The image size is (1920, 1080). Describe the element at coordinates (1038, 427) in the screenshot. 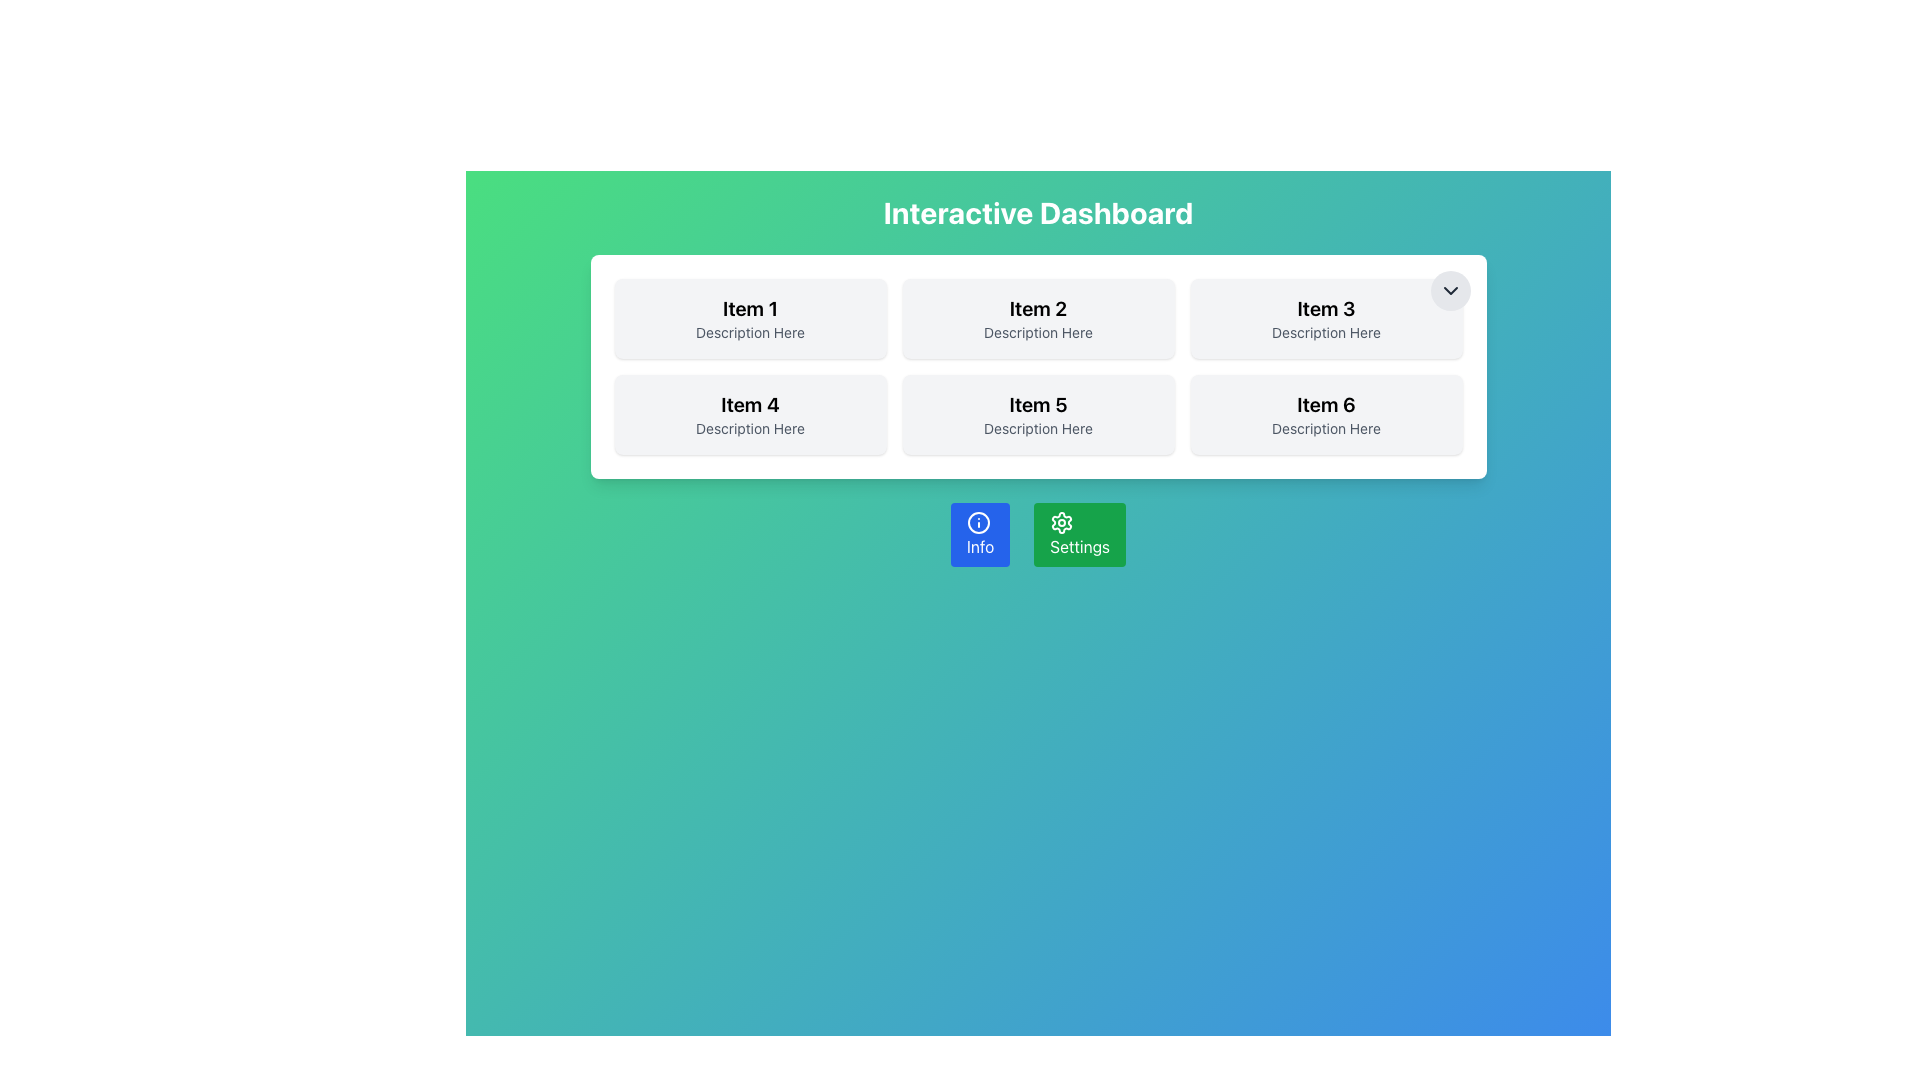

I see `the text label displaying 'Description Here' located within the 'Item 5' panel, which has a light gray background and rounded corners` at that location.